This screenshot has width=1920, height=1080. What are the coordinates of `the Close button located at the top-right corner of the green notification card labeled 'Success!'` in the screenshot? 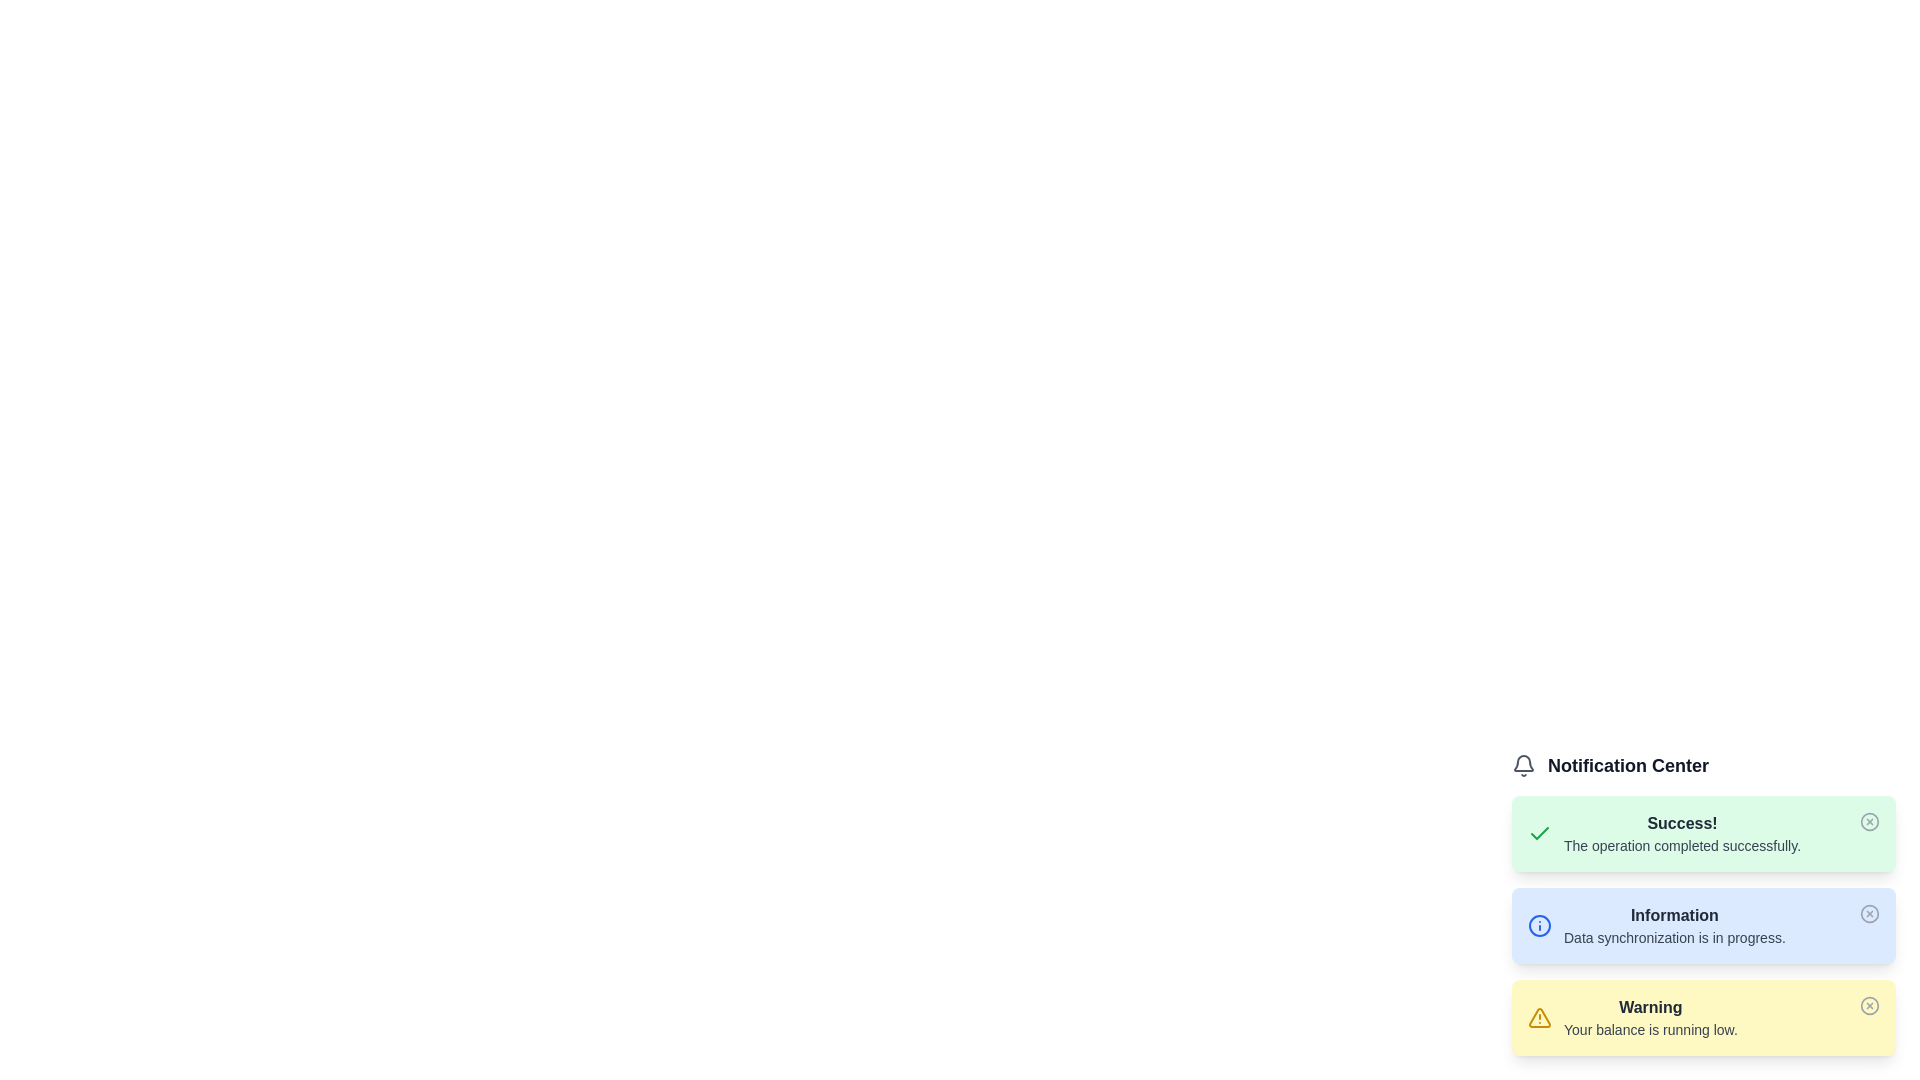 It's located at (1869, 821).